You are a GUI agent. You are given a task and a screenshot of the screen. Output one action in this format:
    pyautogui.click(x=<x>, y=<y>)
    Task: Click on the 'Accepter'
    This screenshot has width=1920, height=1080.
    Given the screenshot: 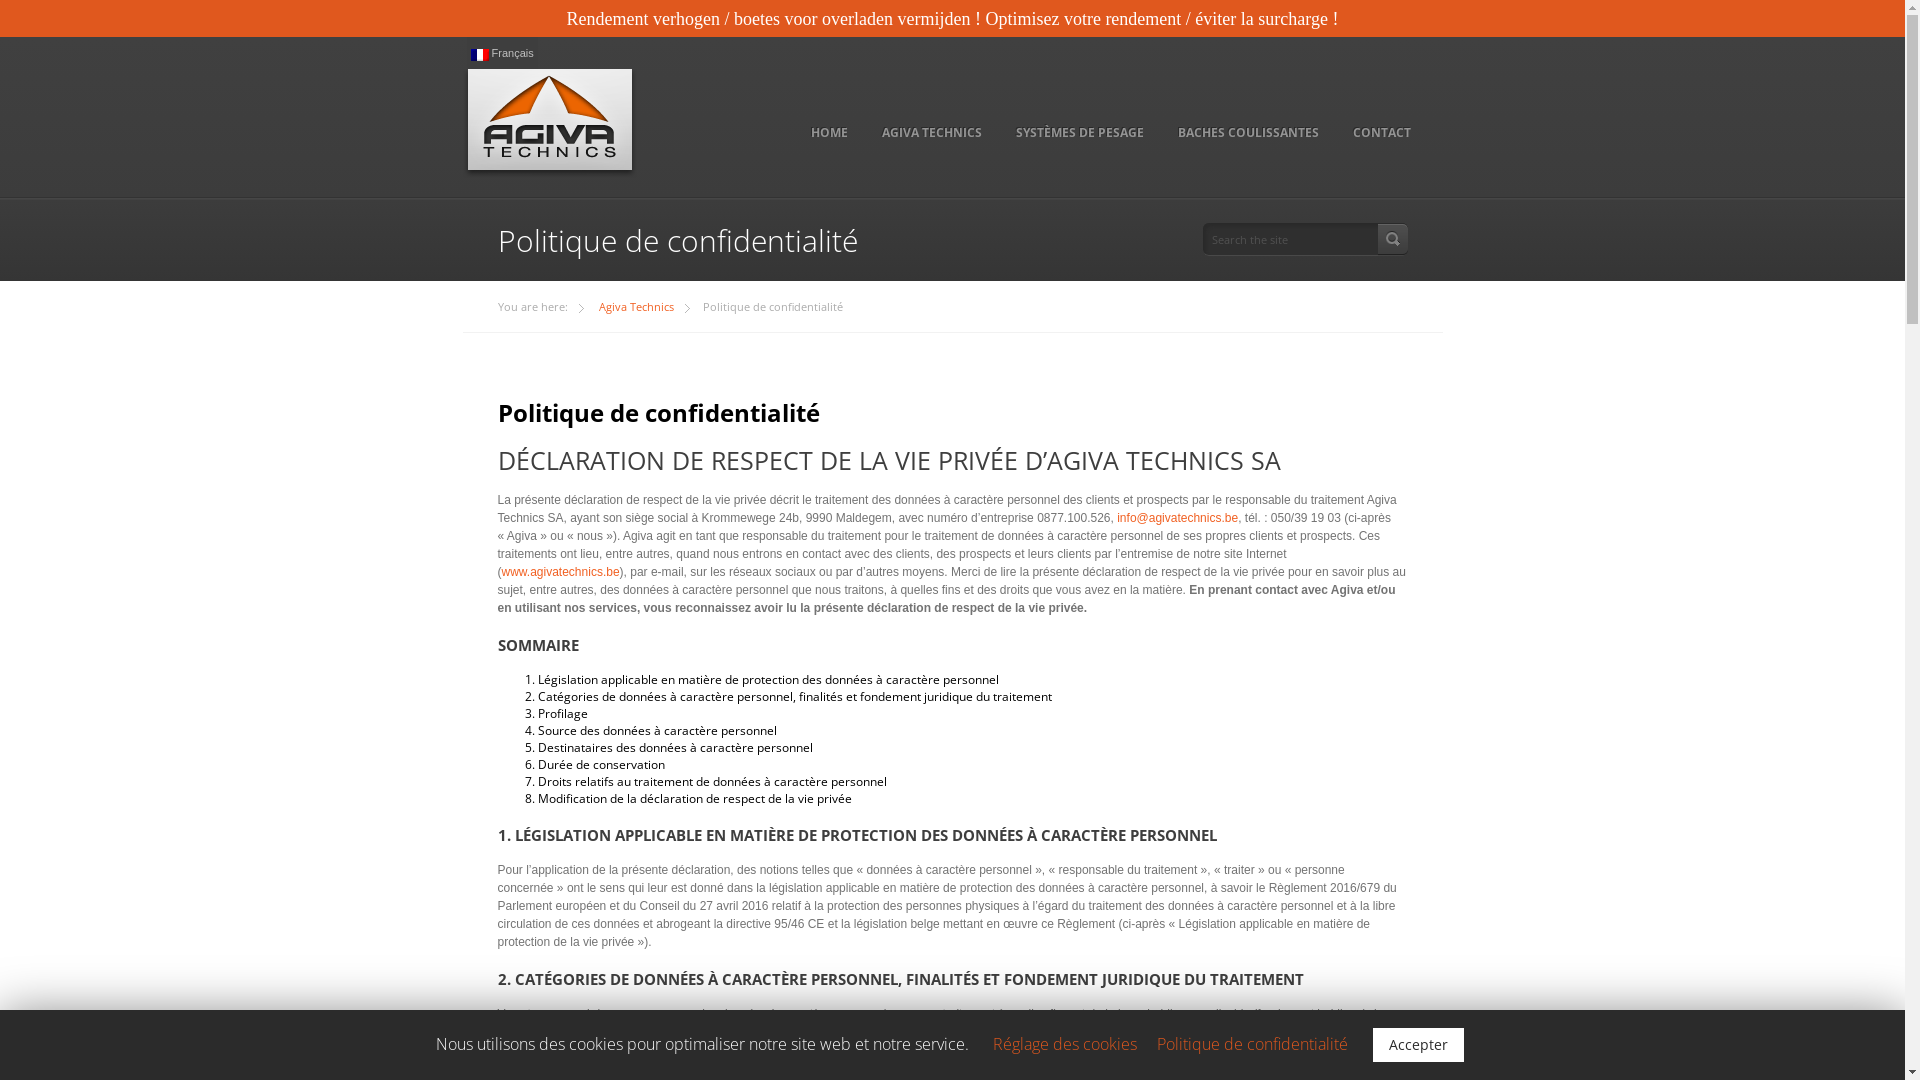 What is the action you would take?
    pyautogui.click(x=1417, y=1044)
    